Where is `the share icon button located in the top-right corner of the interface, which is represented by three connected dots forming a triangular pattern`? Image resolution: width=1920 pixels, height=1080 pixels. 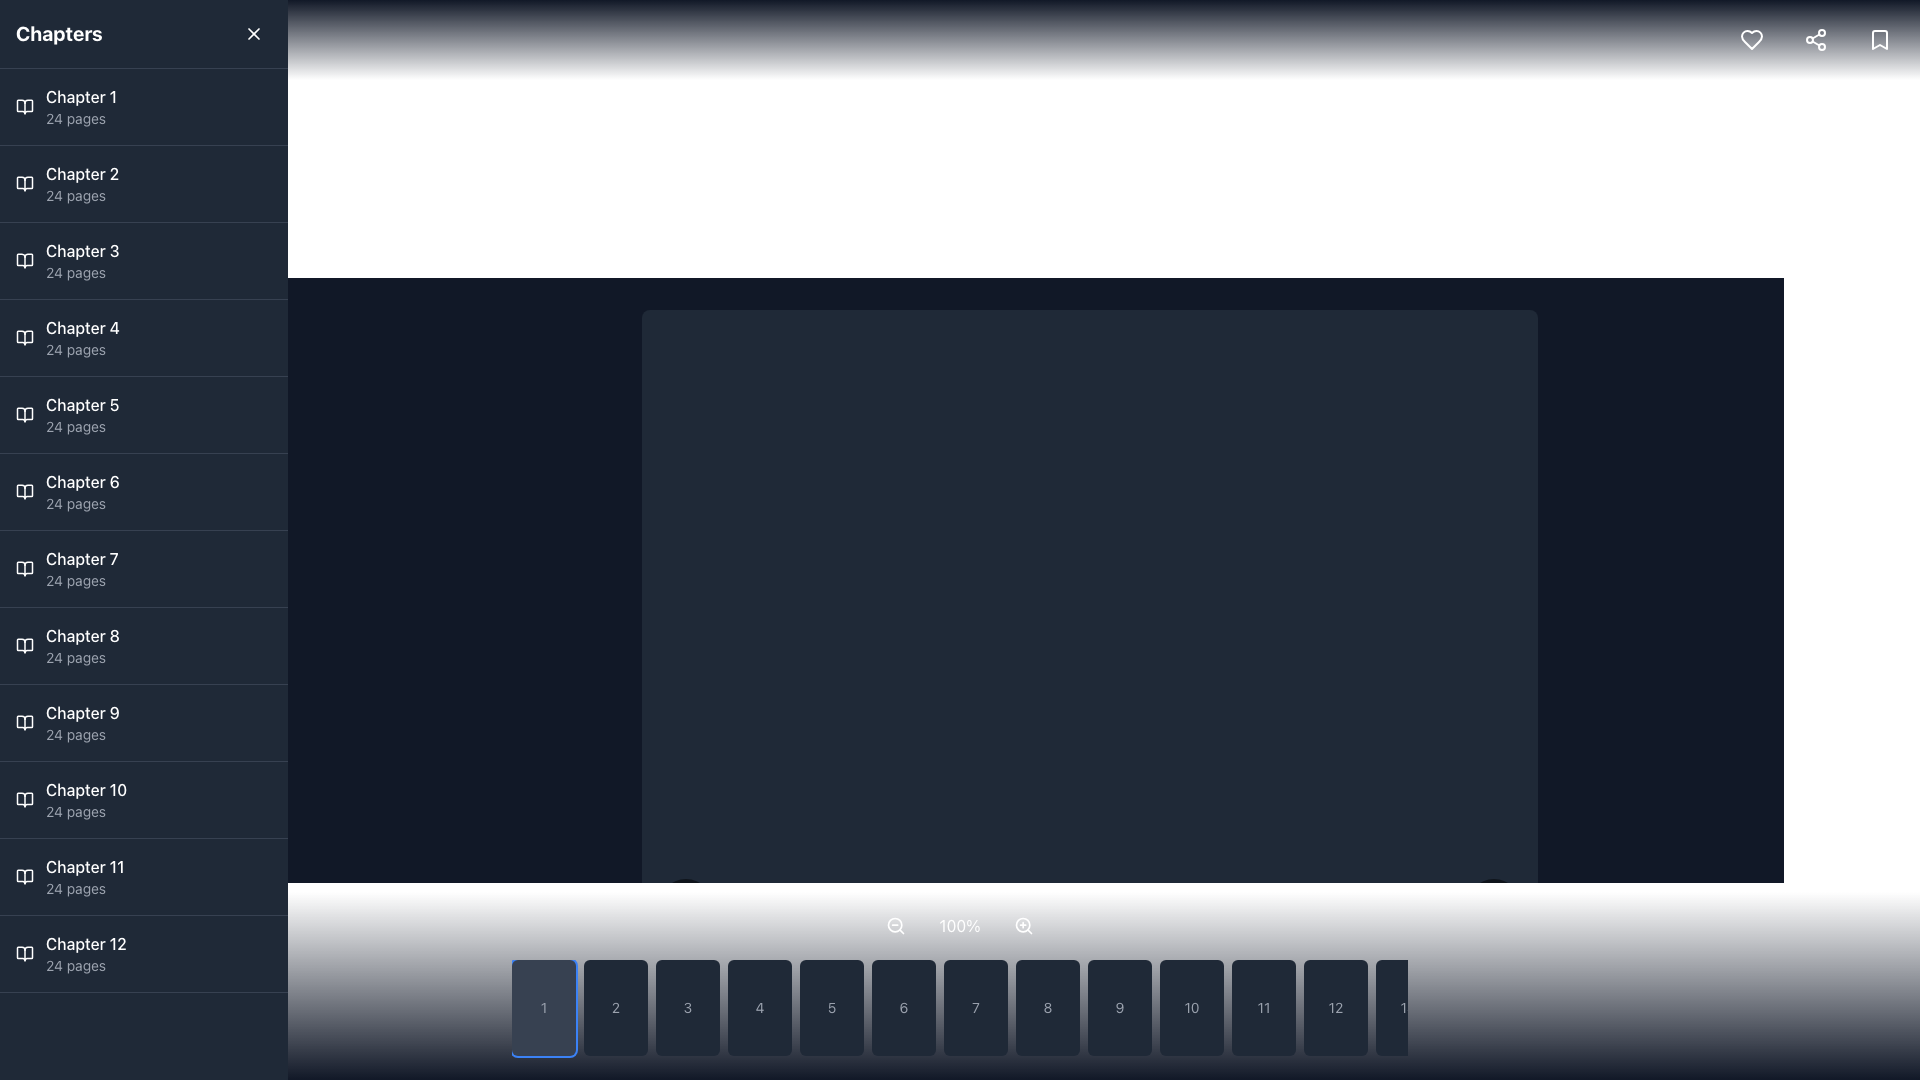
the share icon button located in the top-right corner of the interface, which is represented by three connected dots forming a triangular pattern is located at coordinates (1815, 39).